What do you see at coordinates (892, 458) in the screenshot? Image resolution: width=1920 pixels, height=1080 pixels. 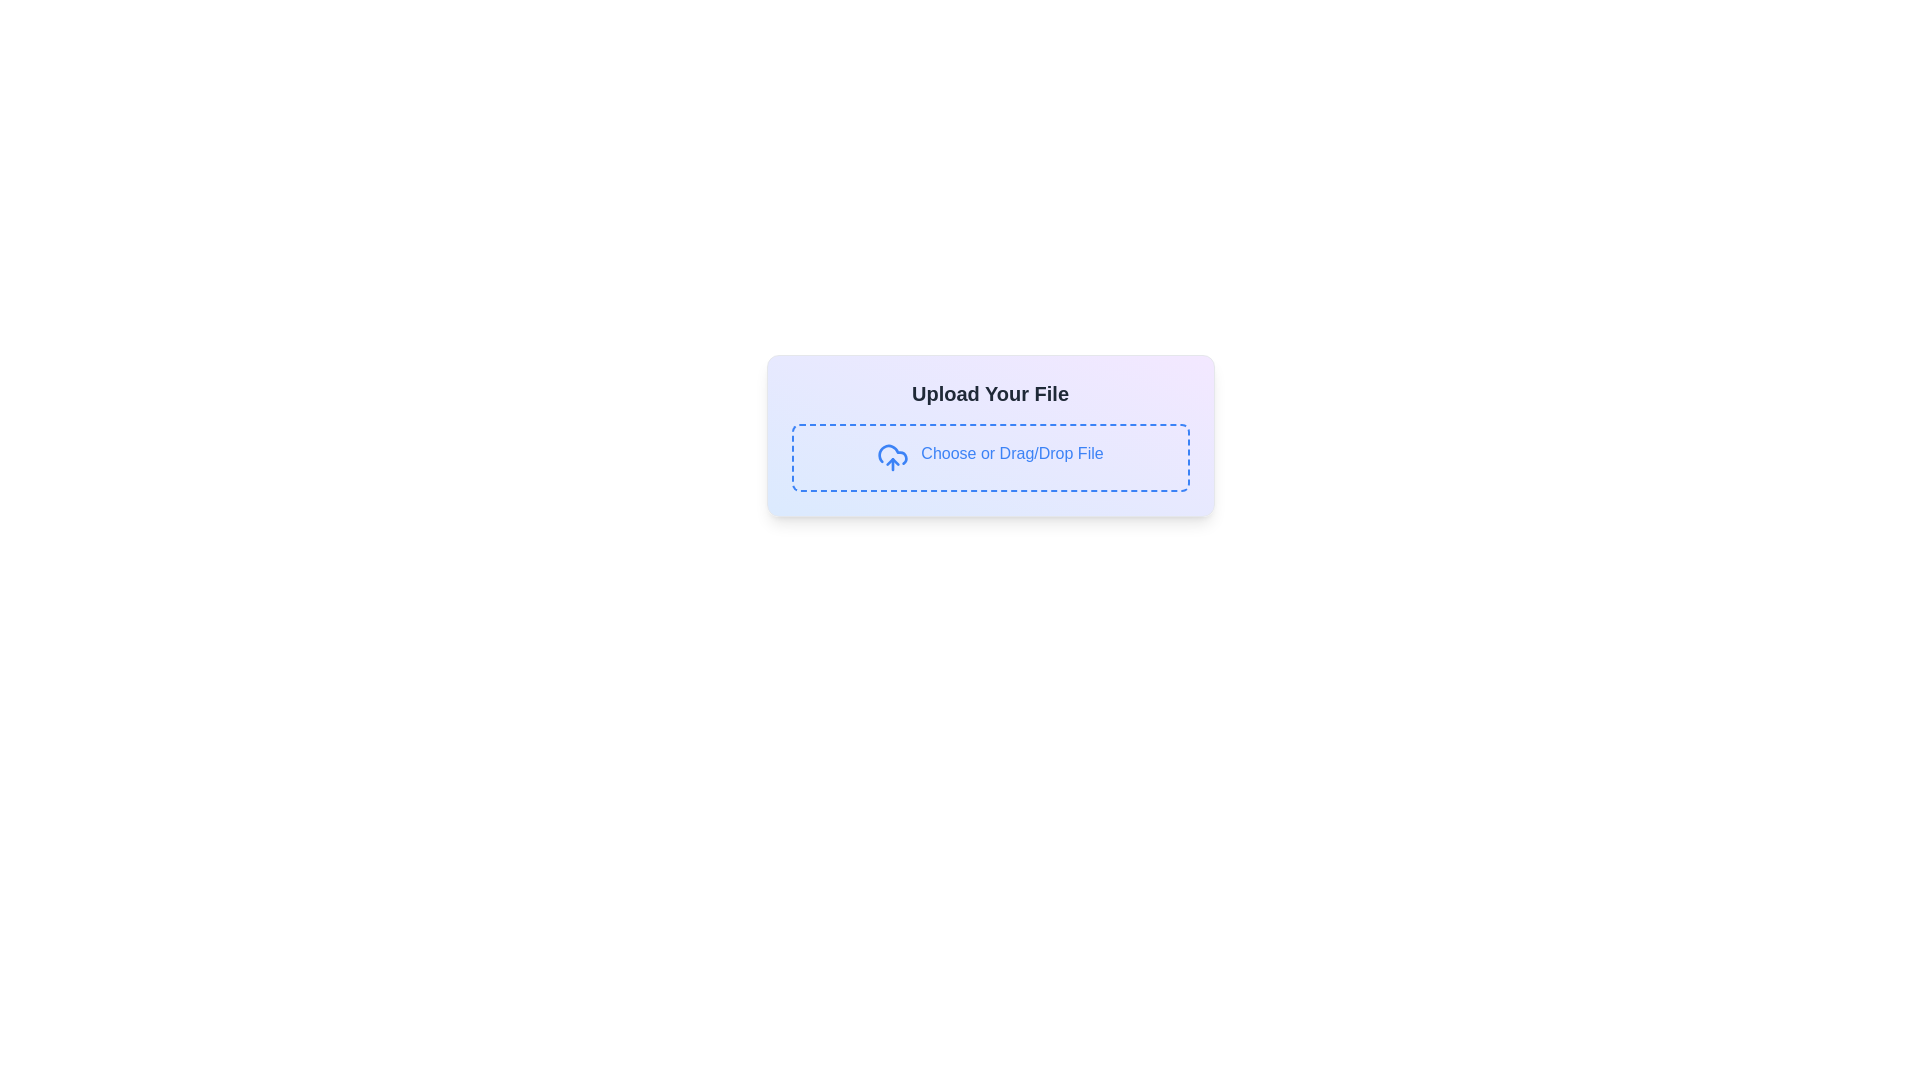 I see `the upload icon, which is a cloud with an upward arrow, located within a dashed-bordered rectangle next to the text 'Choose or Drag/Drop File'` at bounding box center [892, 458].